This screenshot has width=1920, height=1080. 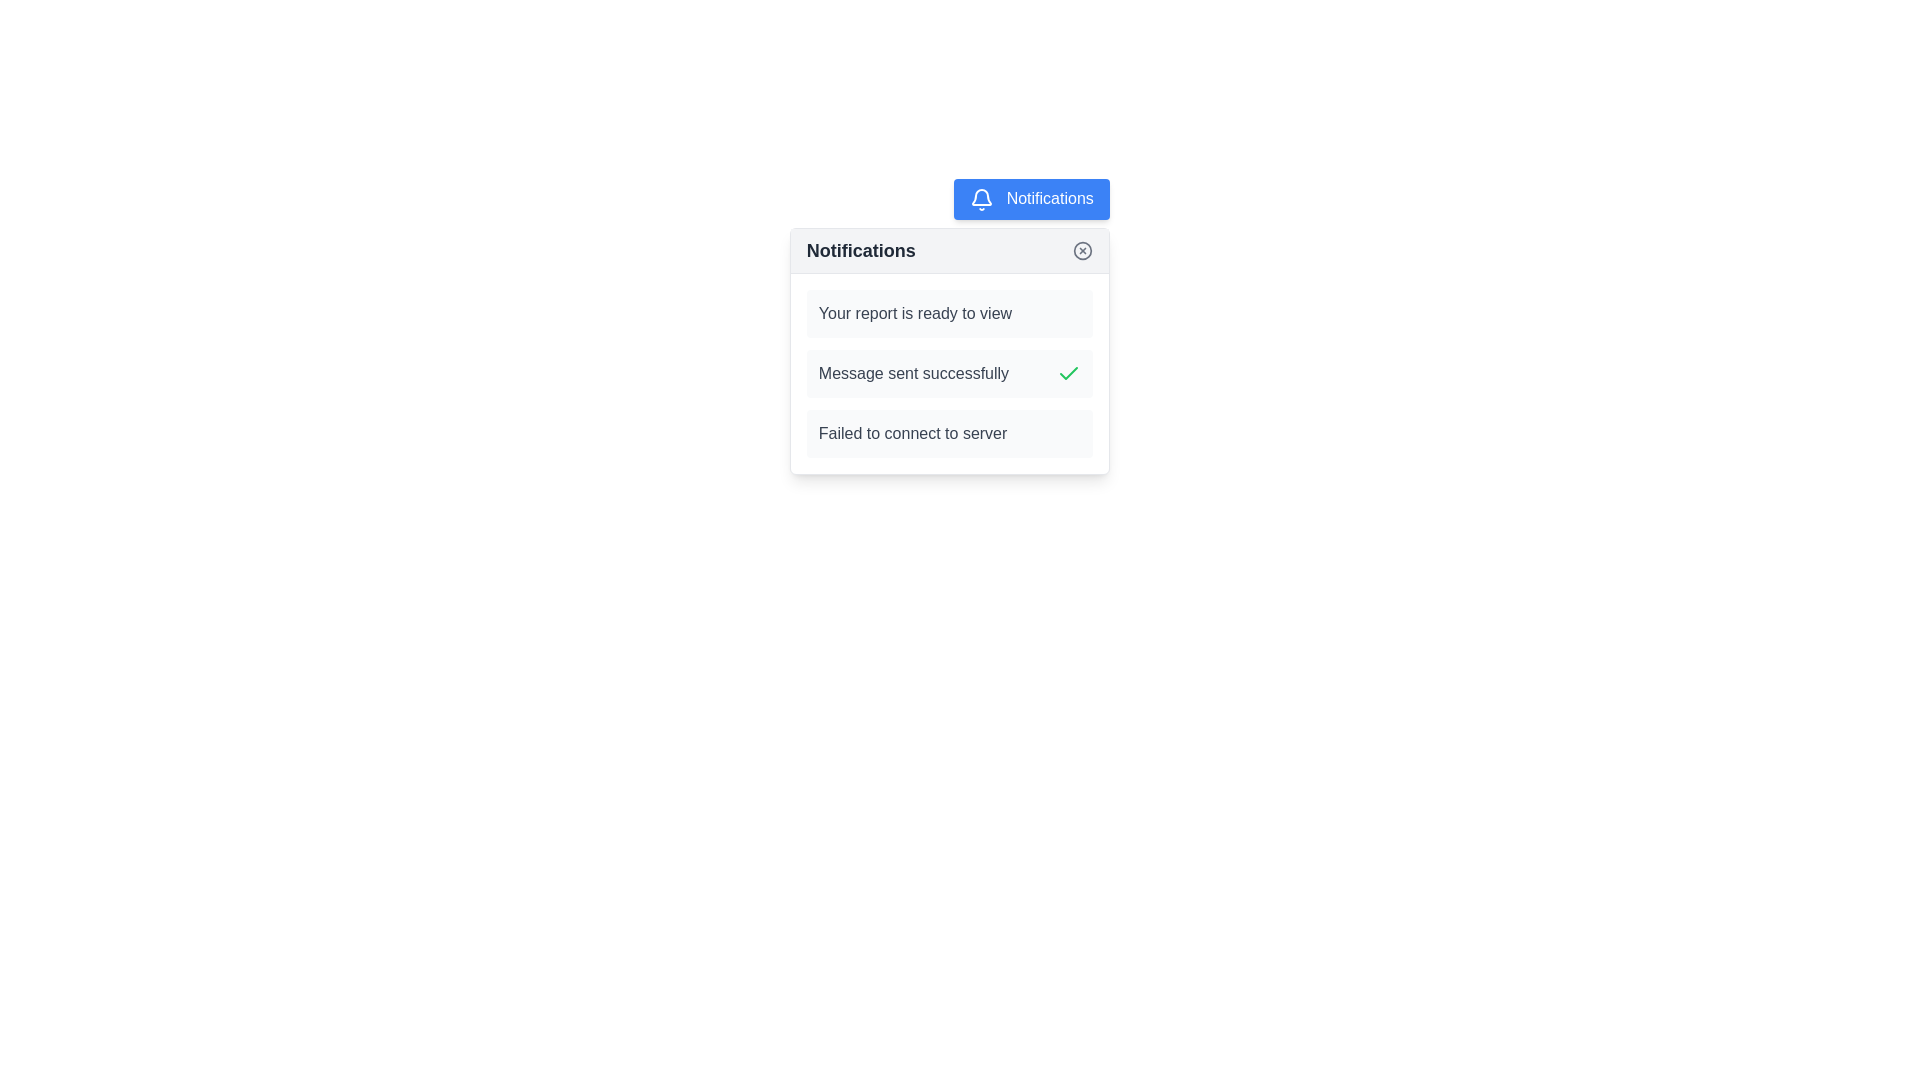 What do you see at coordinates (948, 432) in the screenshot?
I see `the static notification block displaying the text 'Failed to connect to server', which is styled as a light gray rectangular block with a rounded border, located at the bottom of the notification list` at bounding box center [948, 432].